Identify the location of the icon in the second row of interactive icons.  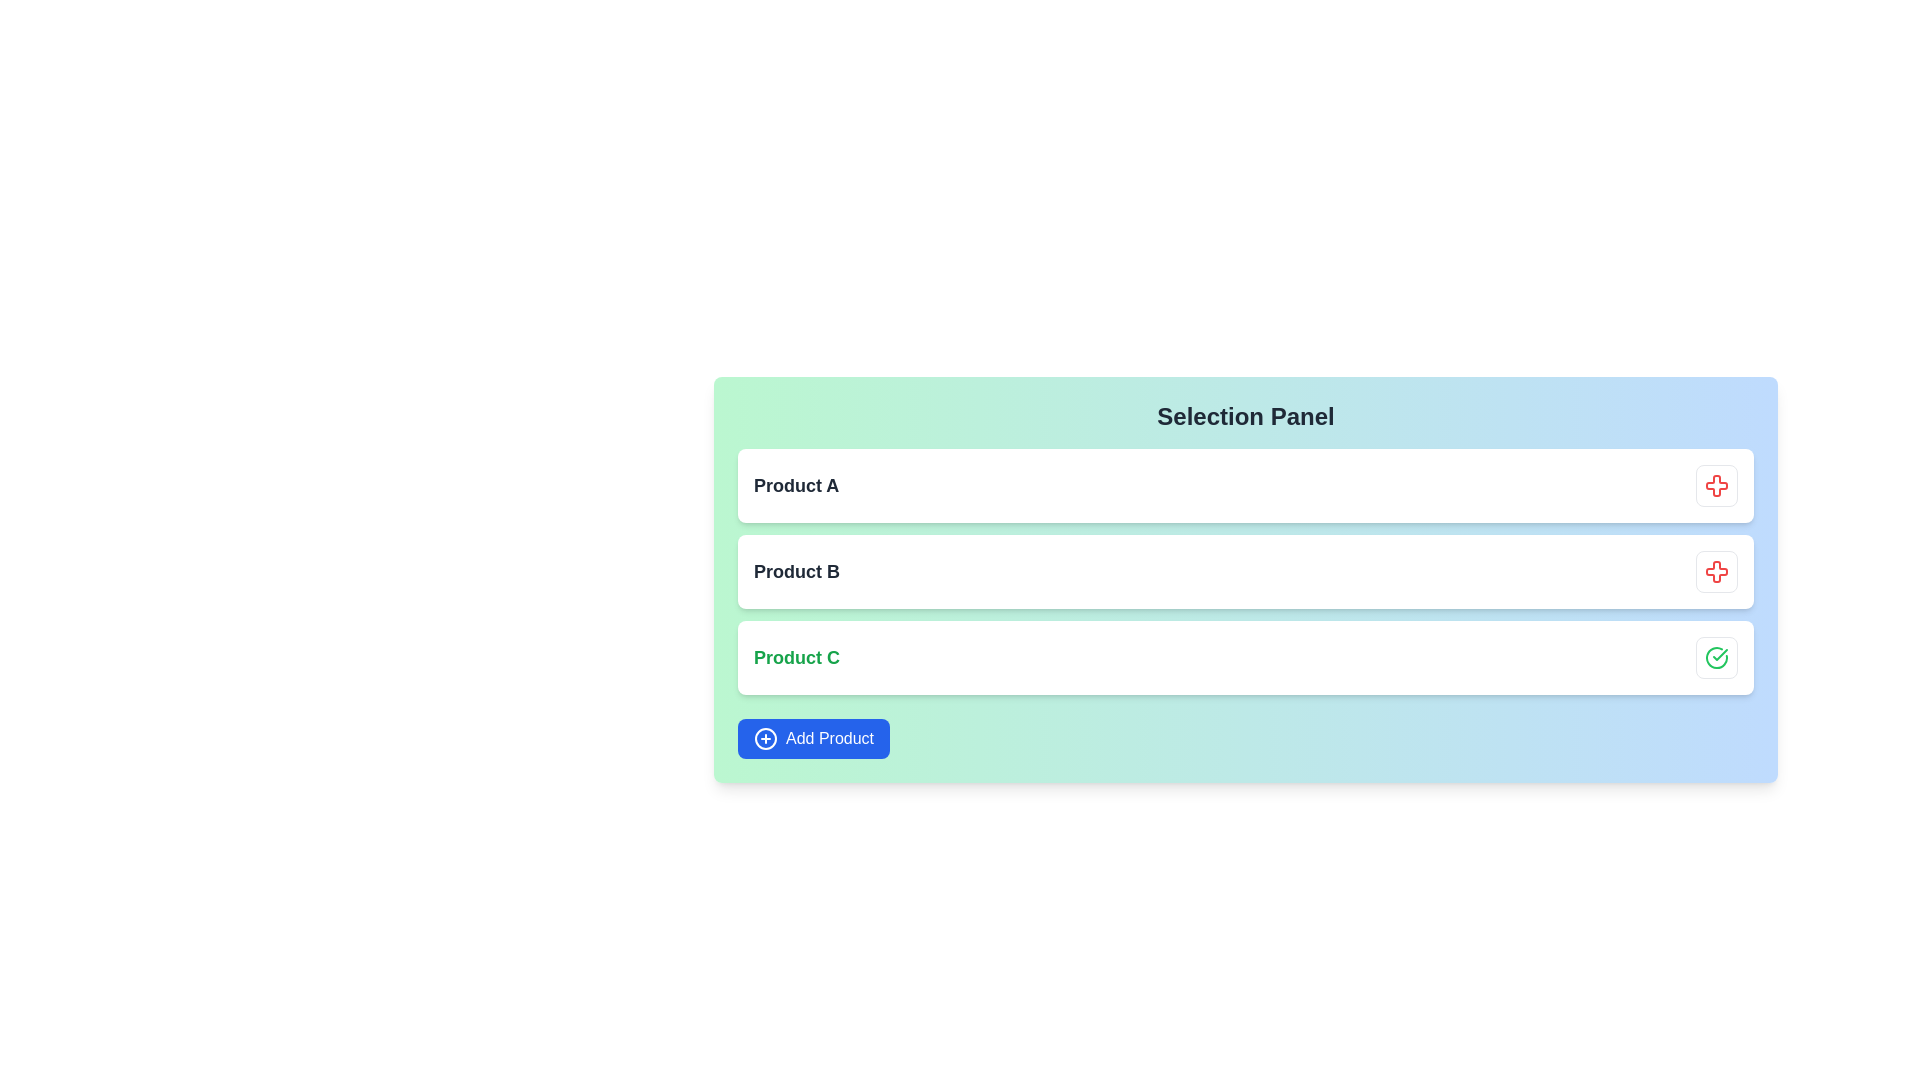
(1716, 486).